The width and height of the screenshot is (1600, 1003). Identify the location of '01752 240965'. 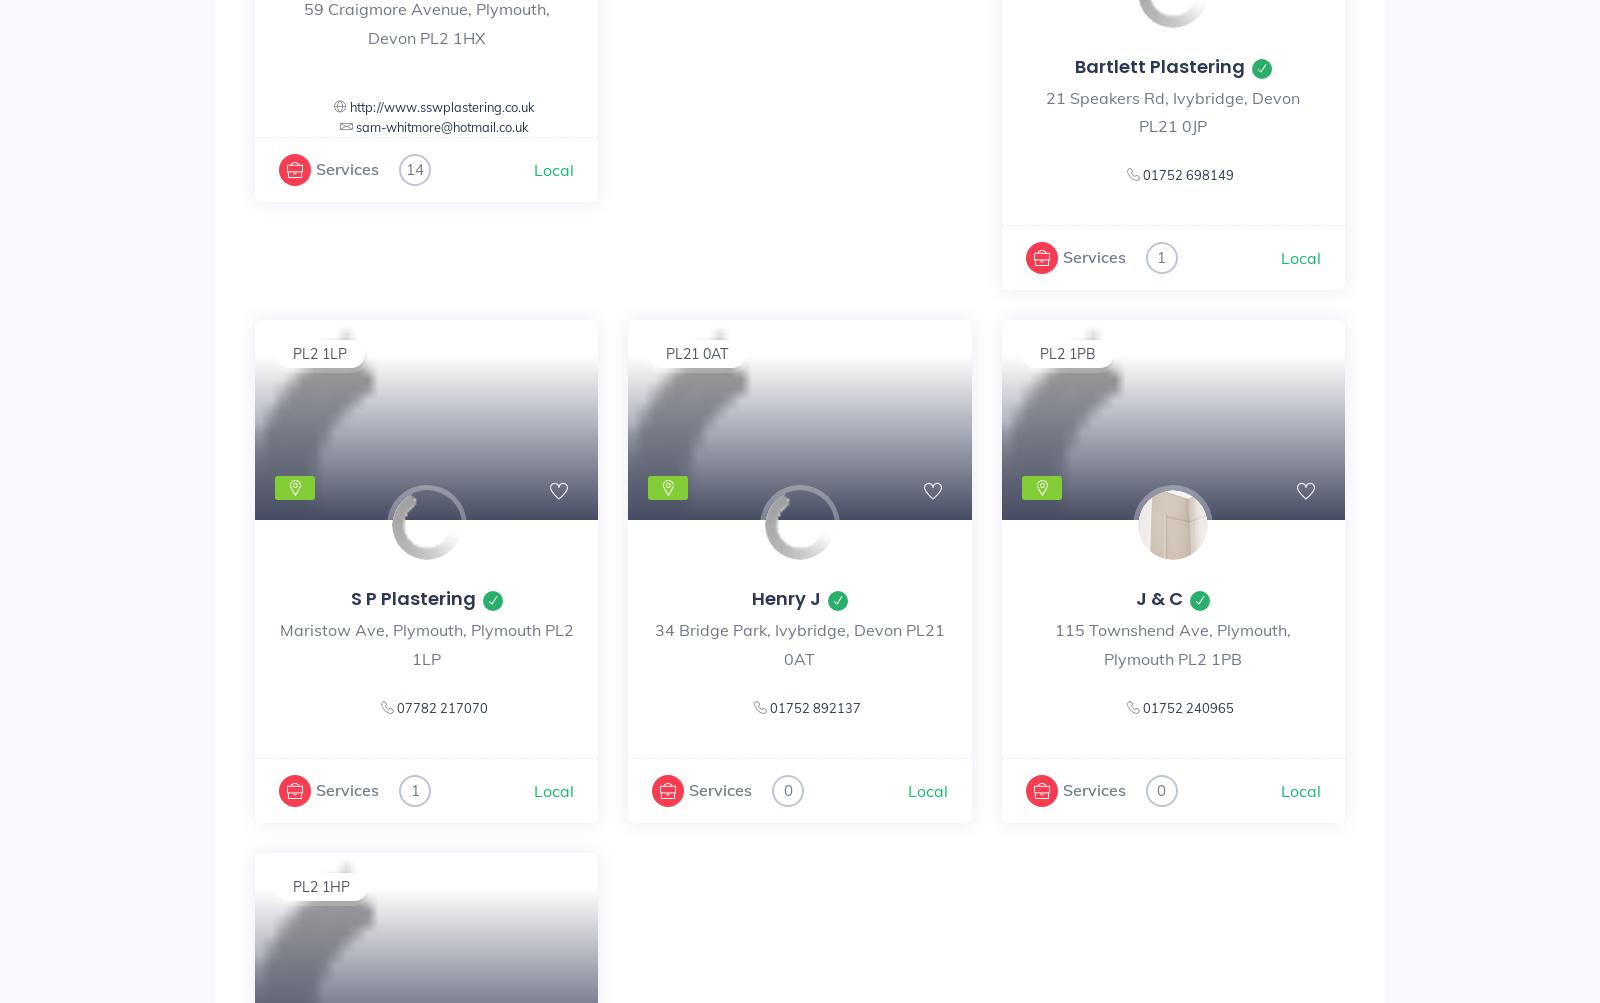
(1188, 706).